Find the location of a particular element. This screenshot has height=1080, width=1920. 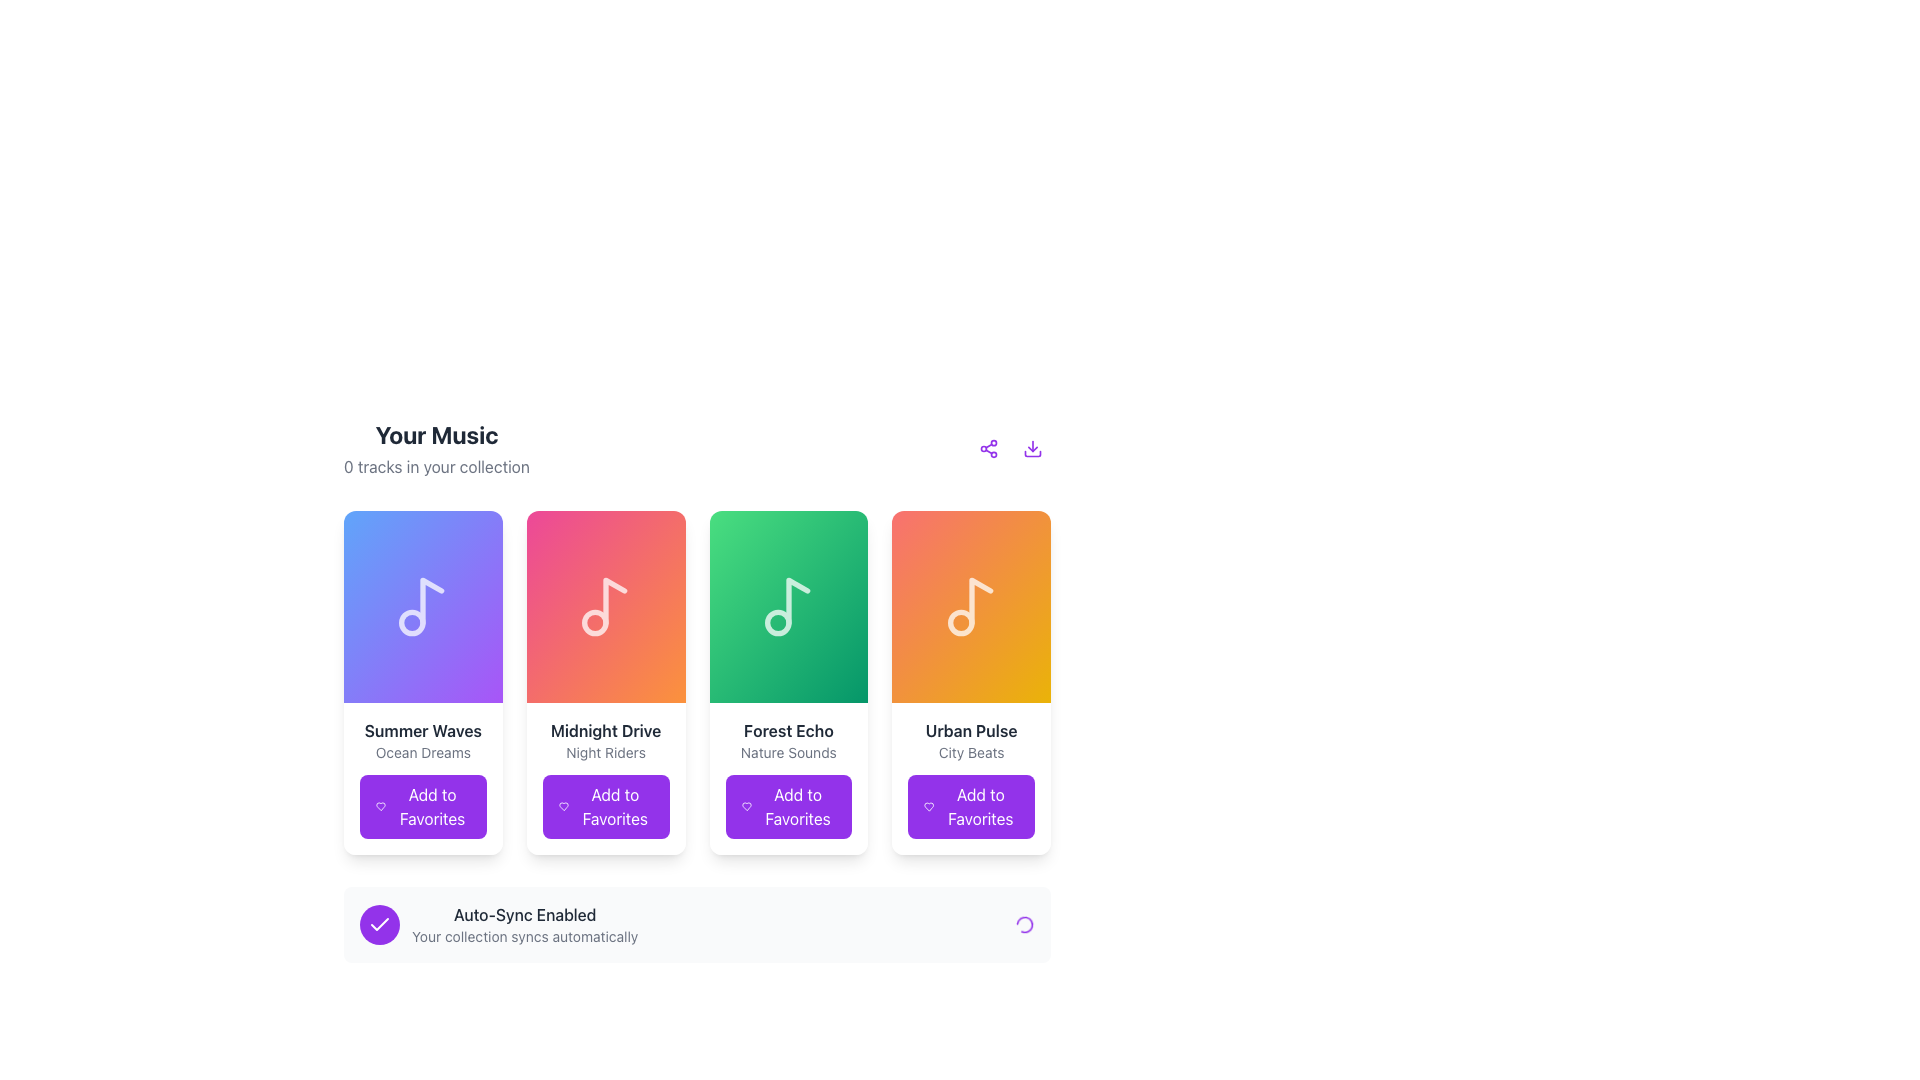

the music-related graphical icon located centrally within the green card labeled 'Forest Echo', which is the third card from the left in the row is located at coordinates (787, 605).